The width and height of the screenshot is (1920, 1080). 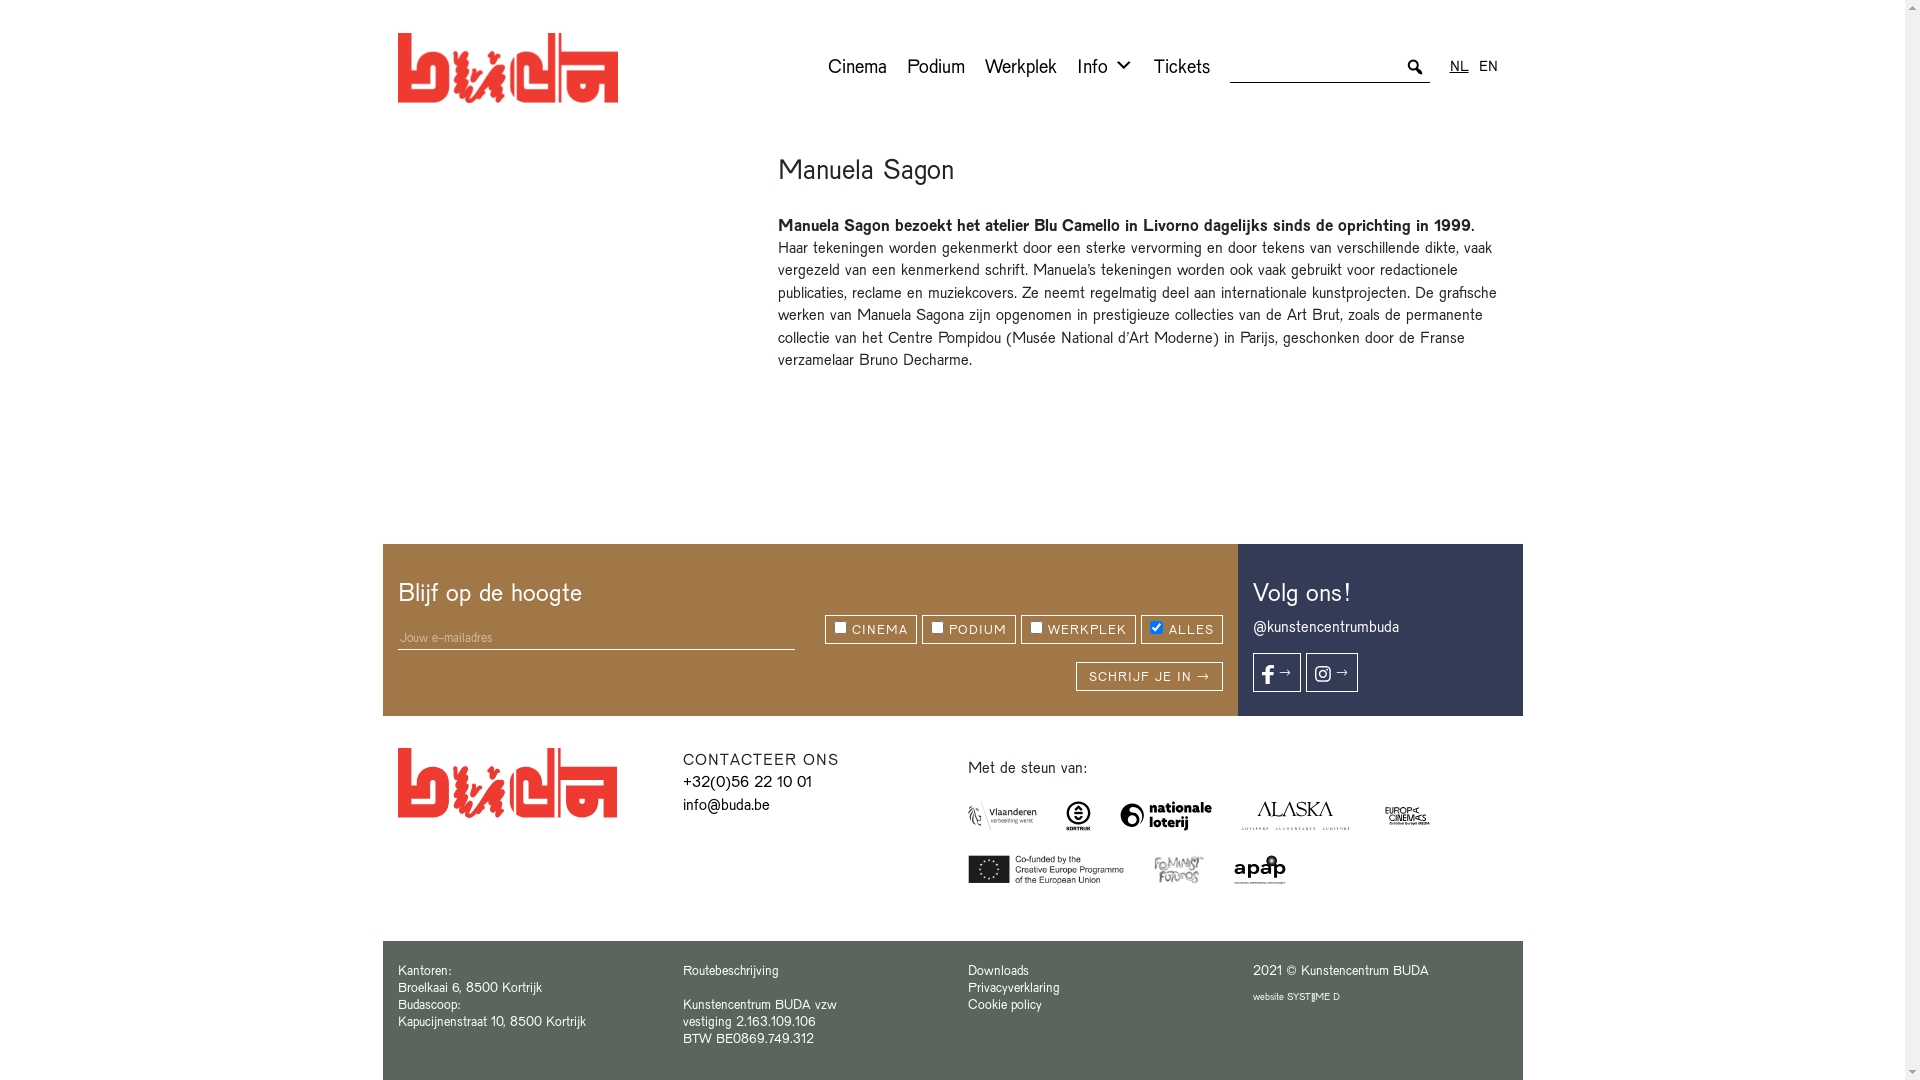 I want to click on 'NL', so click(x=1449, y=64).